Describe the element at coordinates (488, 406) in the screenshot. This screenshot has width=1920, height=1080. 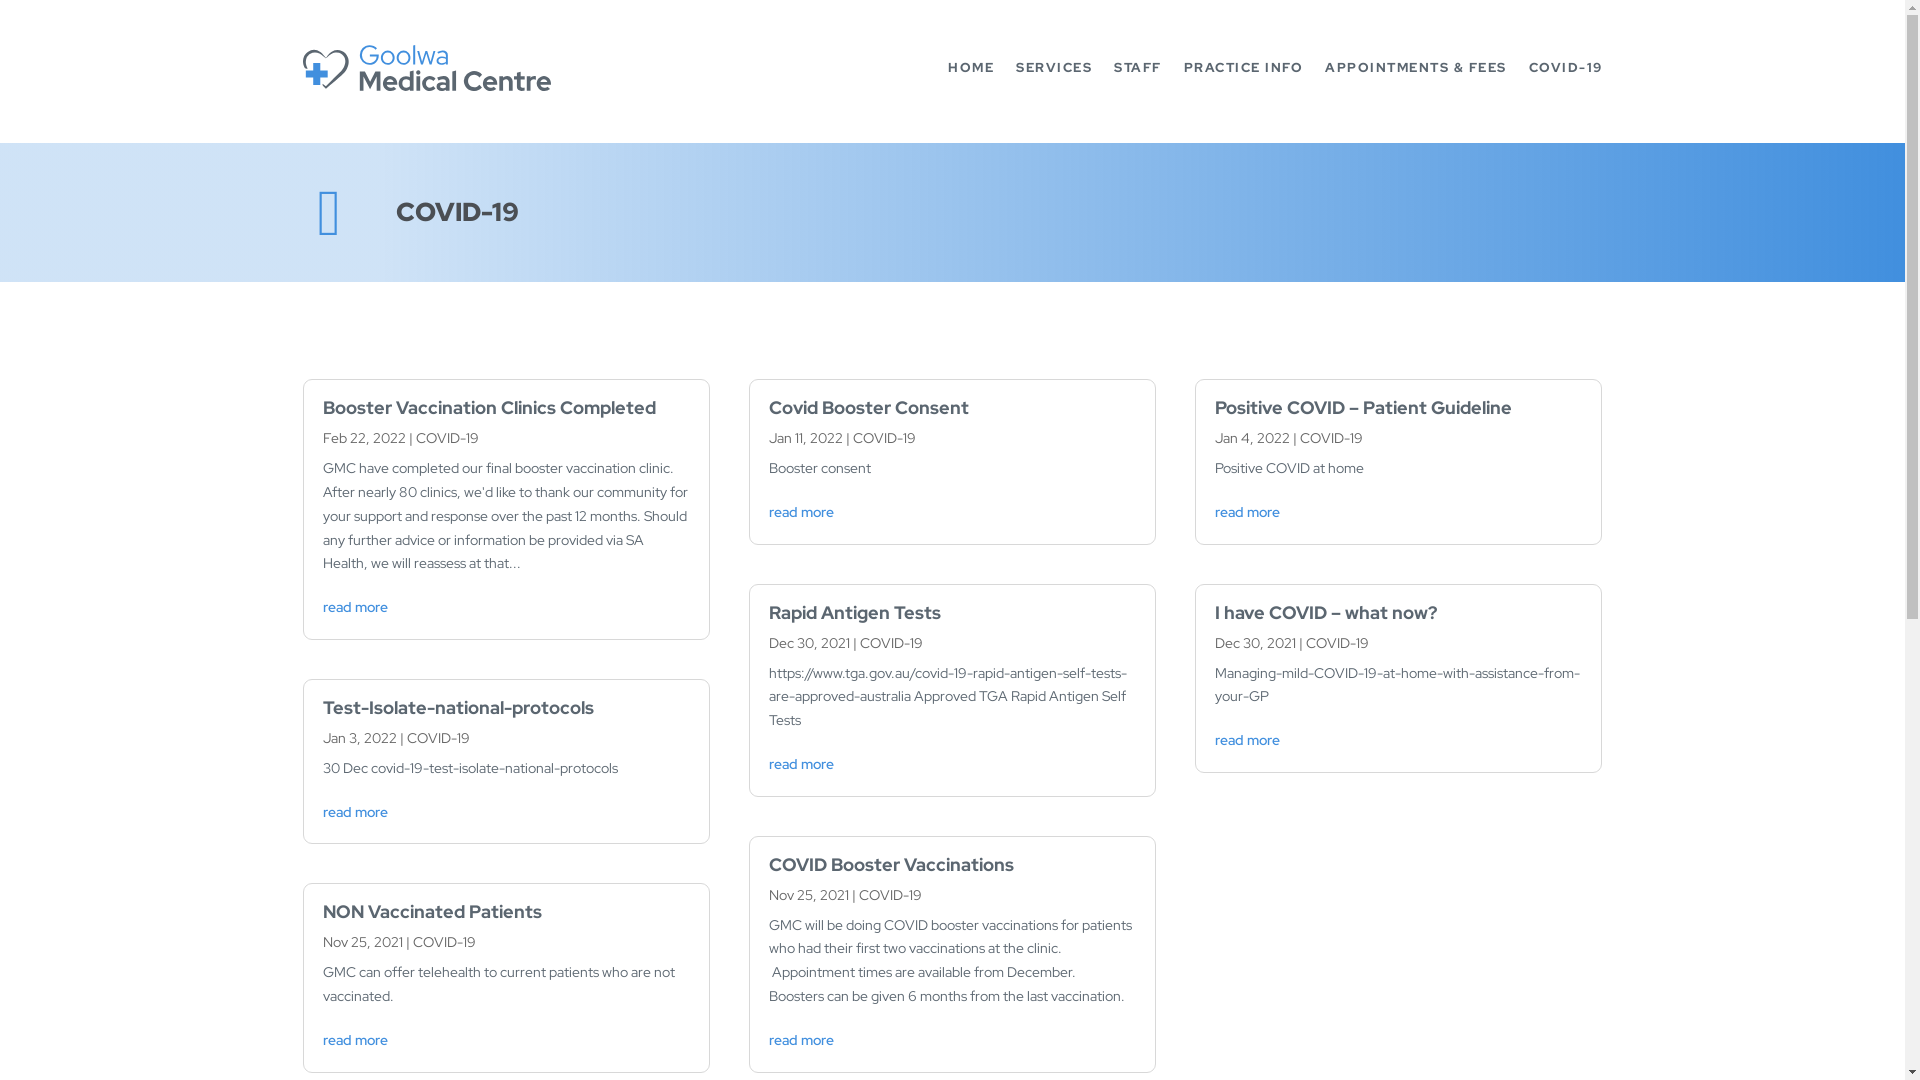
I see `'Booster Vaccination Clinics Completed'` at that location.